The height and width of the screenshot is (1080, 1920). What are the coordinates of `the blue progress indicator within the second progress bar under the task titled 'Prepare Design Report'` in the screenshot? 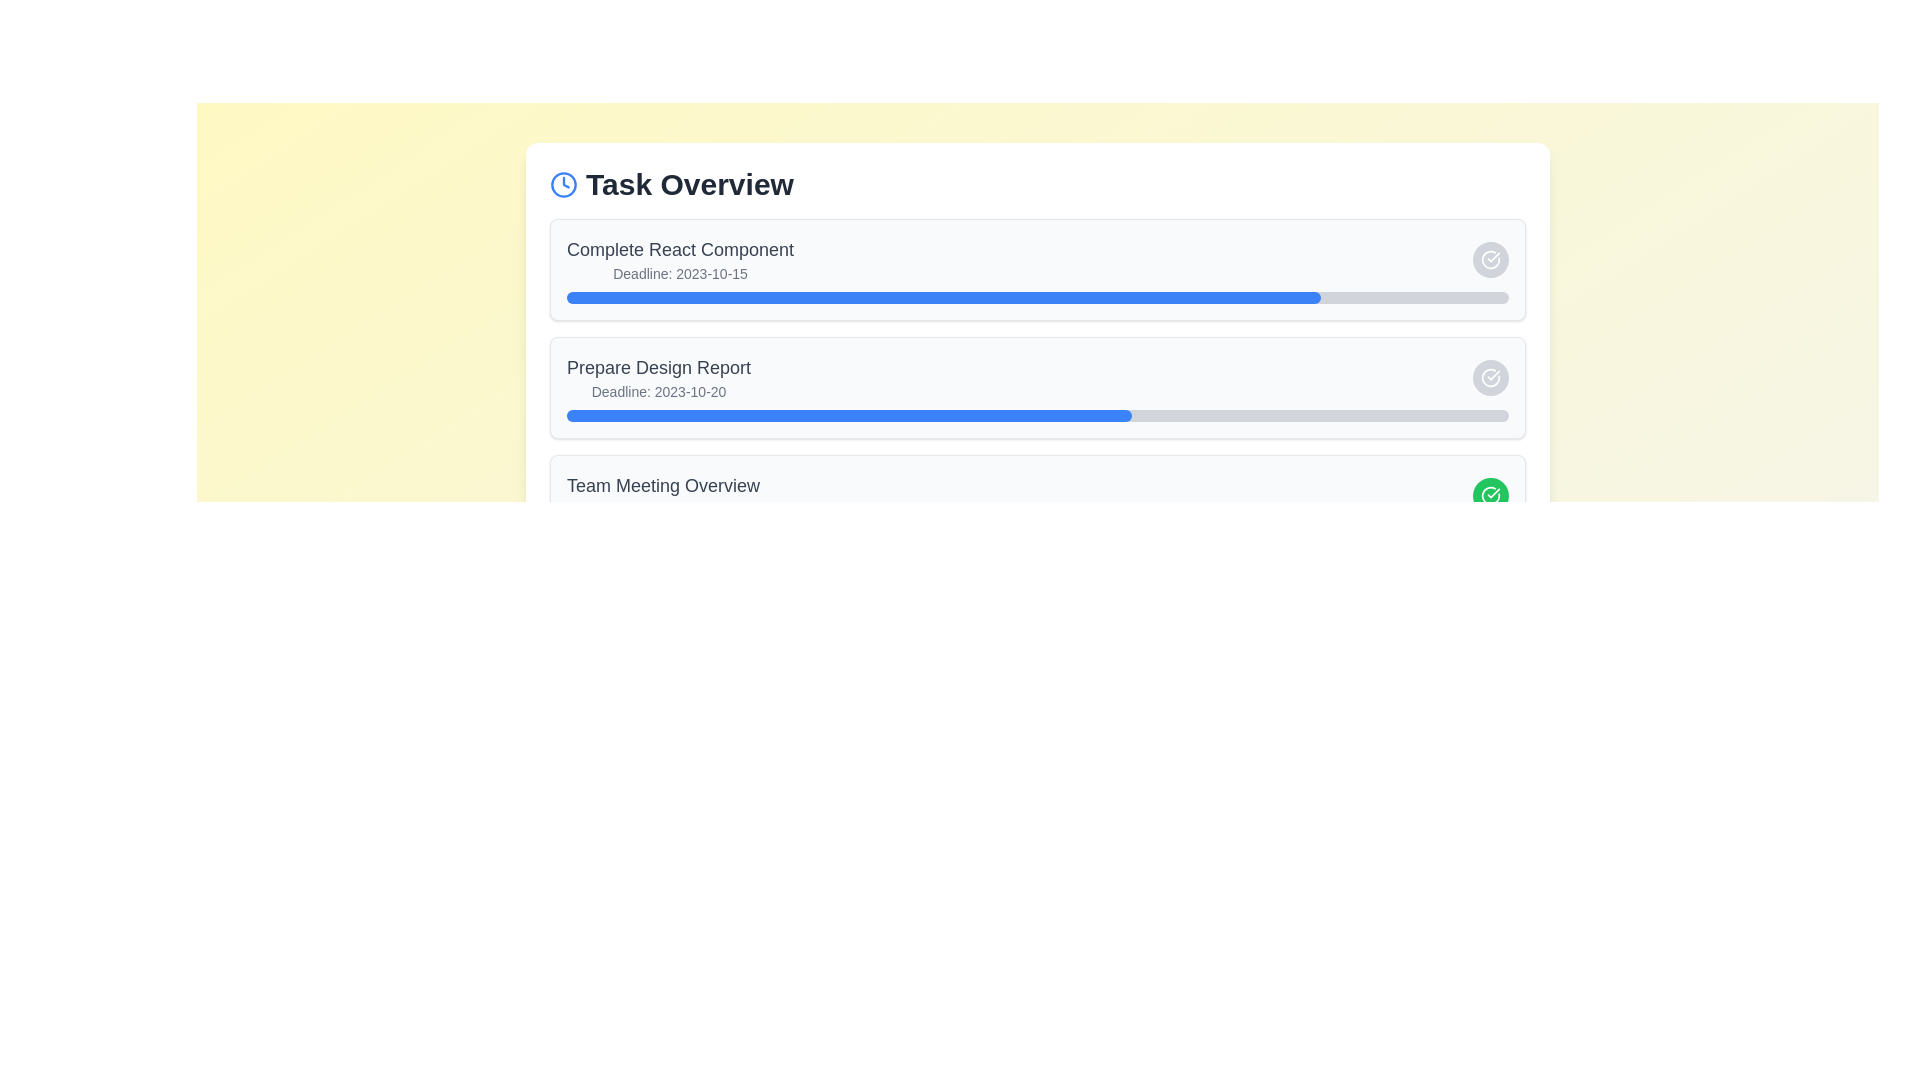 It's located at (849, 415).